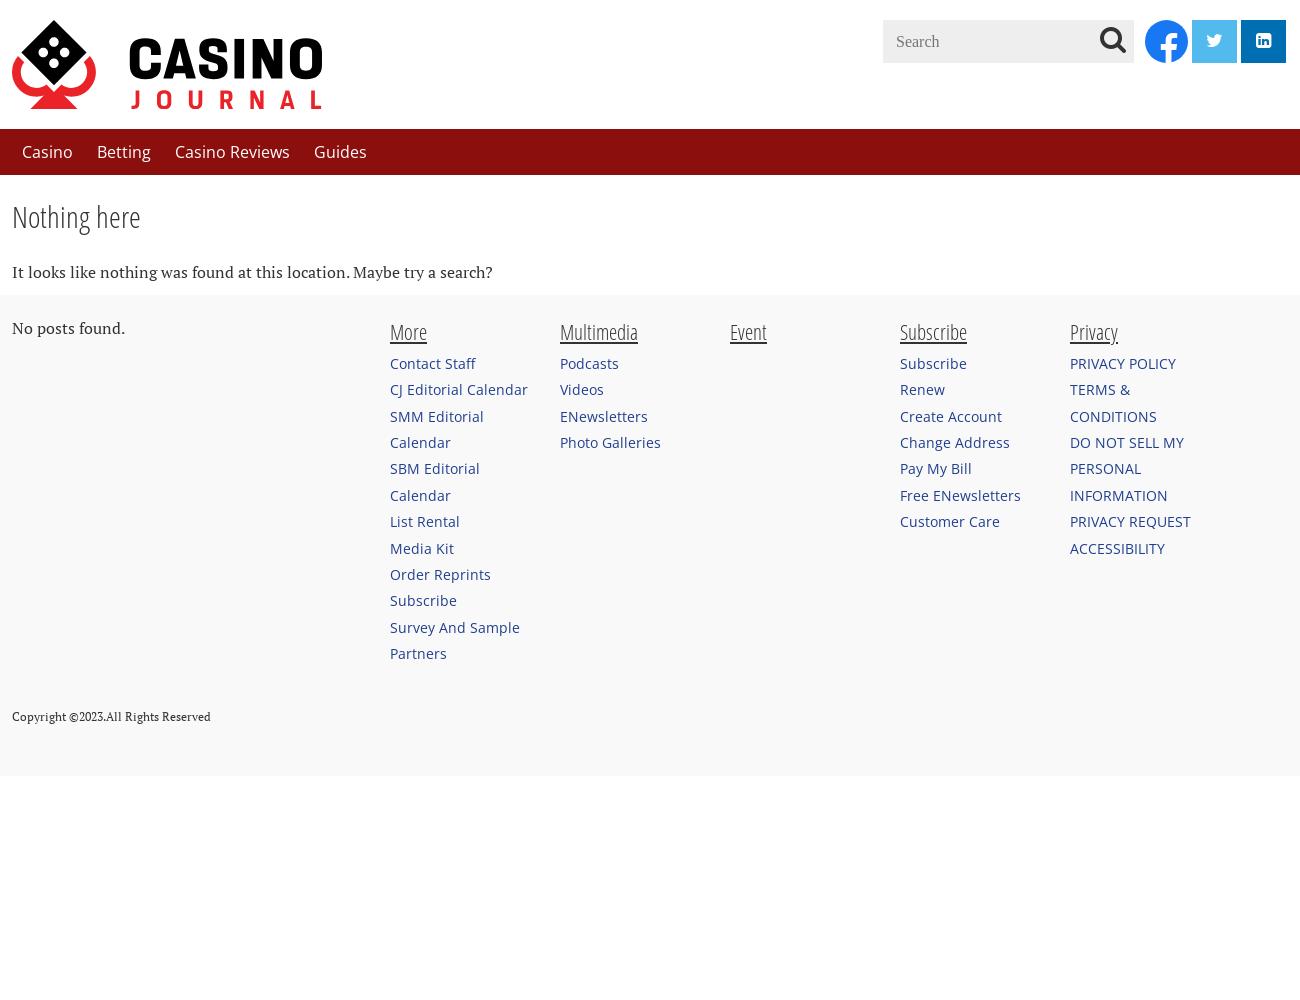  I want to click on 'CJ Editorial Calendar', so click(458, 389).